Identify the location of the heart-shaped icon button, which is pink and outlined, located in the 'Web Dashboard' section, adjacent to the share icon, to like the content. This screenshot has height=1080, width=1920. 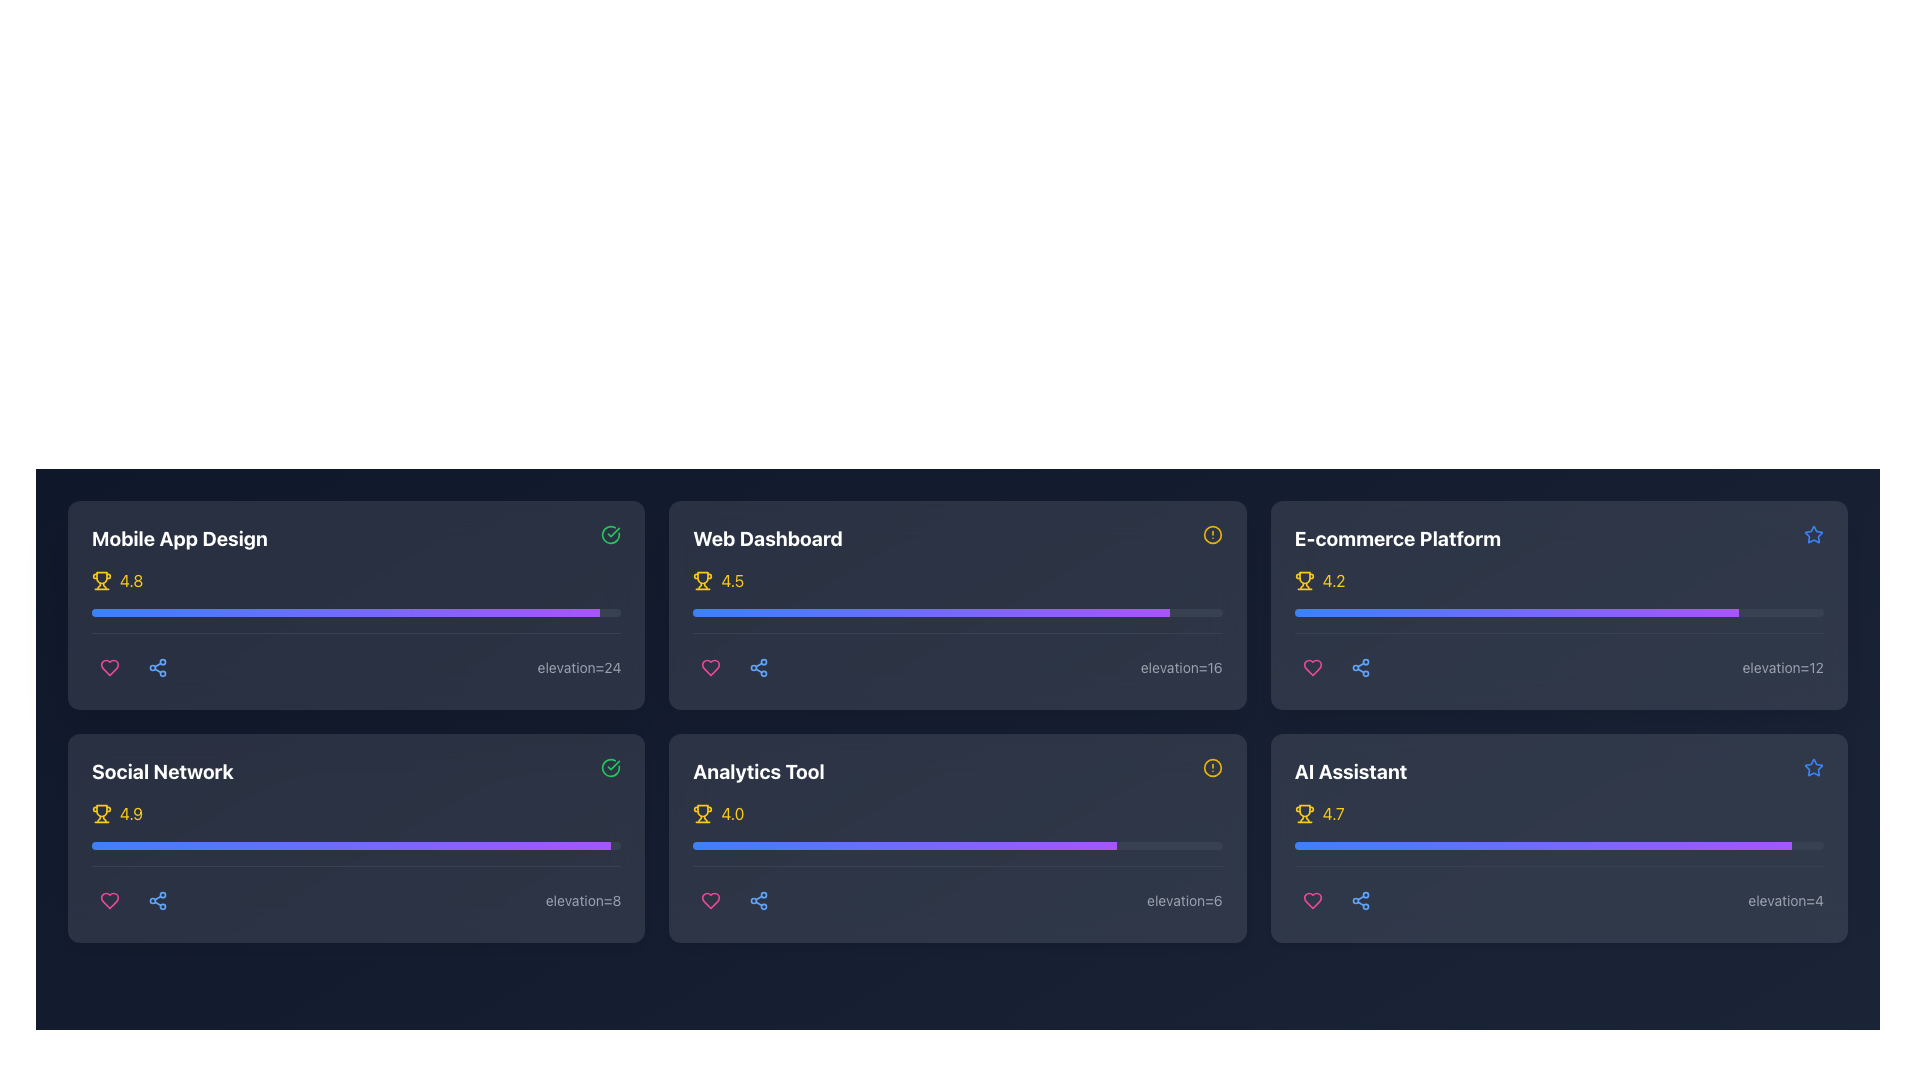
(711, 667).